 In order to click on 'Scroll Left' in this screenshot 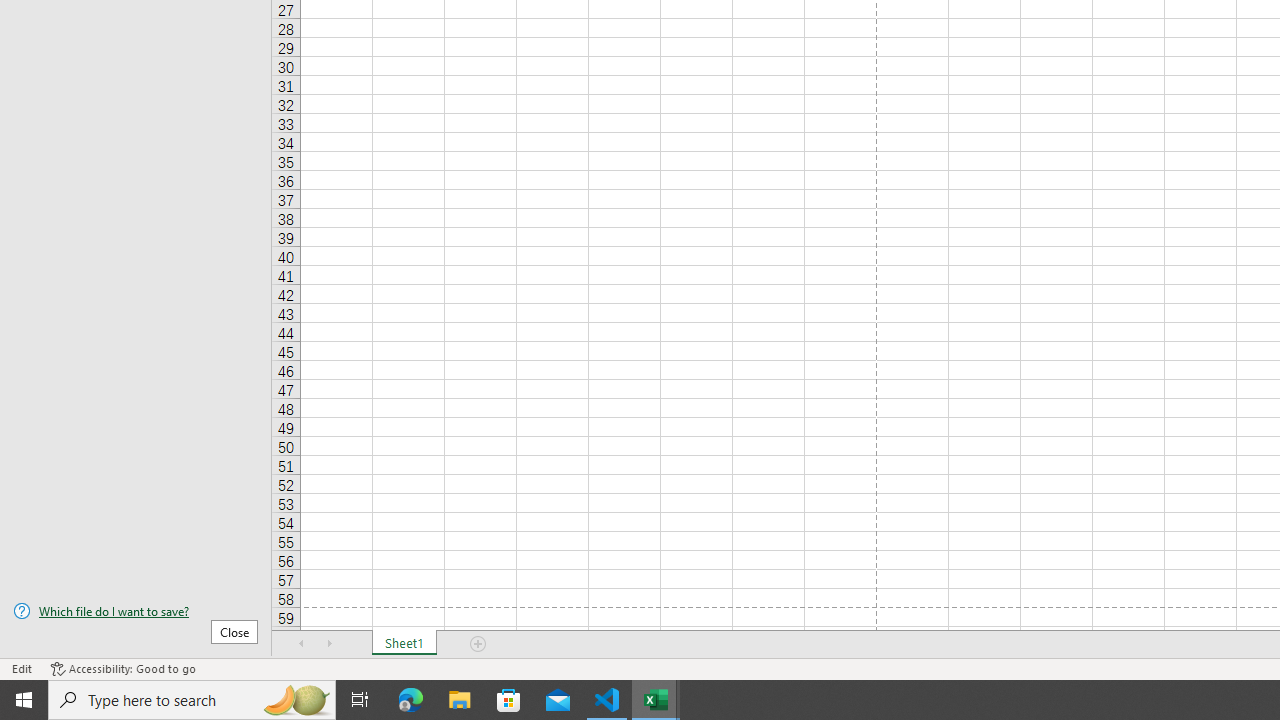, I will do `click(301, 644)`.